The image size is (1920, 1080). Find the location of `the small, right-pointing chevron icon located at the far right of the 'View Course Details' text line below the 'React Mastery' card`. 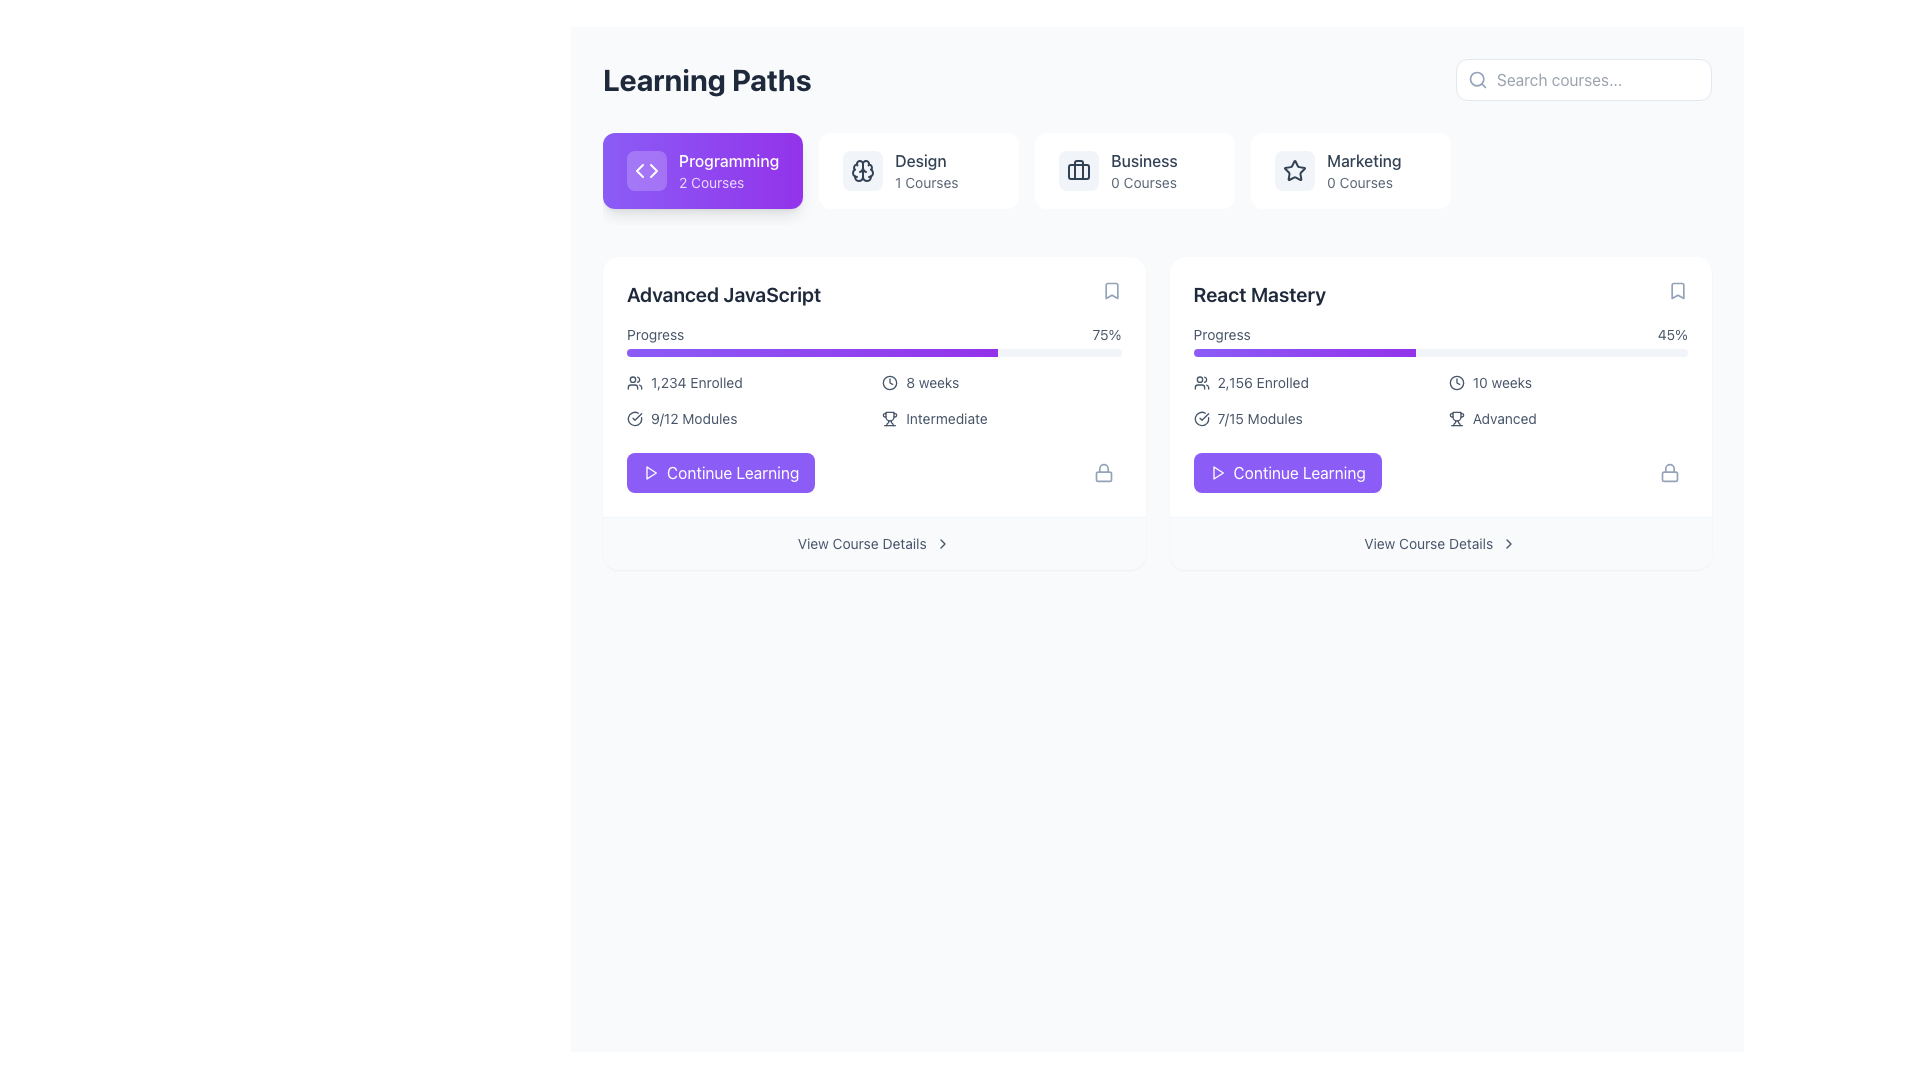

the small, right-pointing chevron icon located at the far right of the 'View Course Details' text line below the 'React Mastery' card is located at coordinates (1509, 543).